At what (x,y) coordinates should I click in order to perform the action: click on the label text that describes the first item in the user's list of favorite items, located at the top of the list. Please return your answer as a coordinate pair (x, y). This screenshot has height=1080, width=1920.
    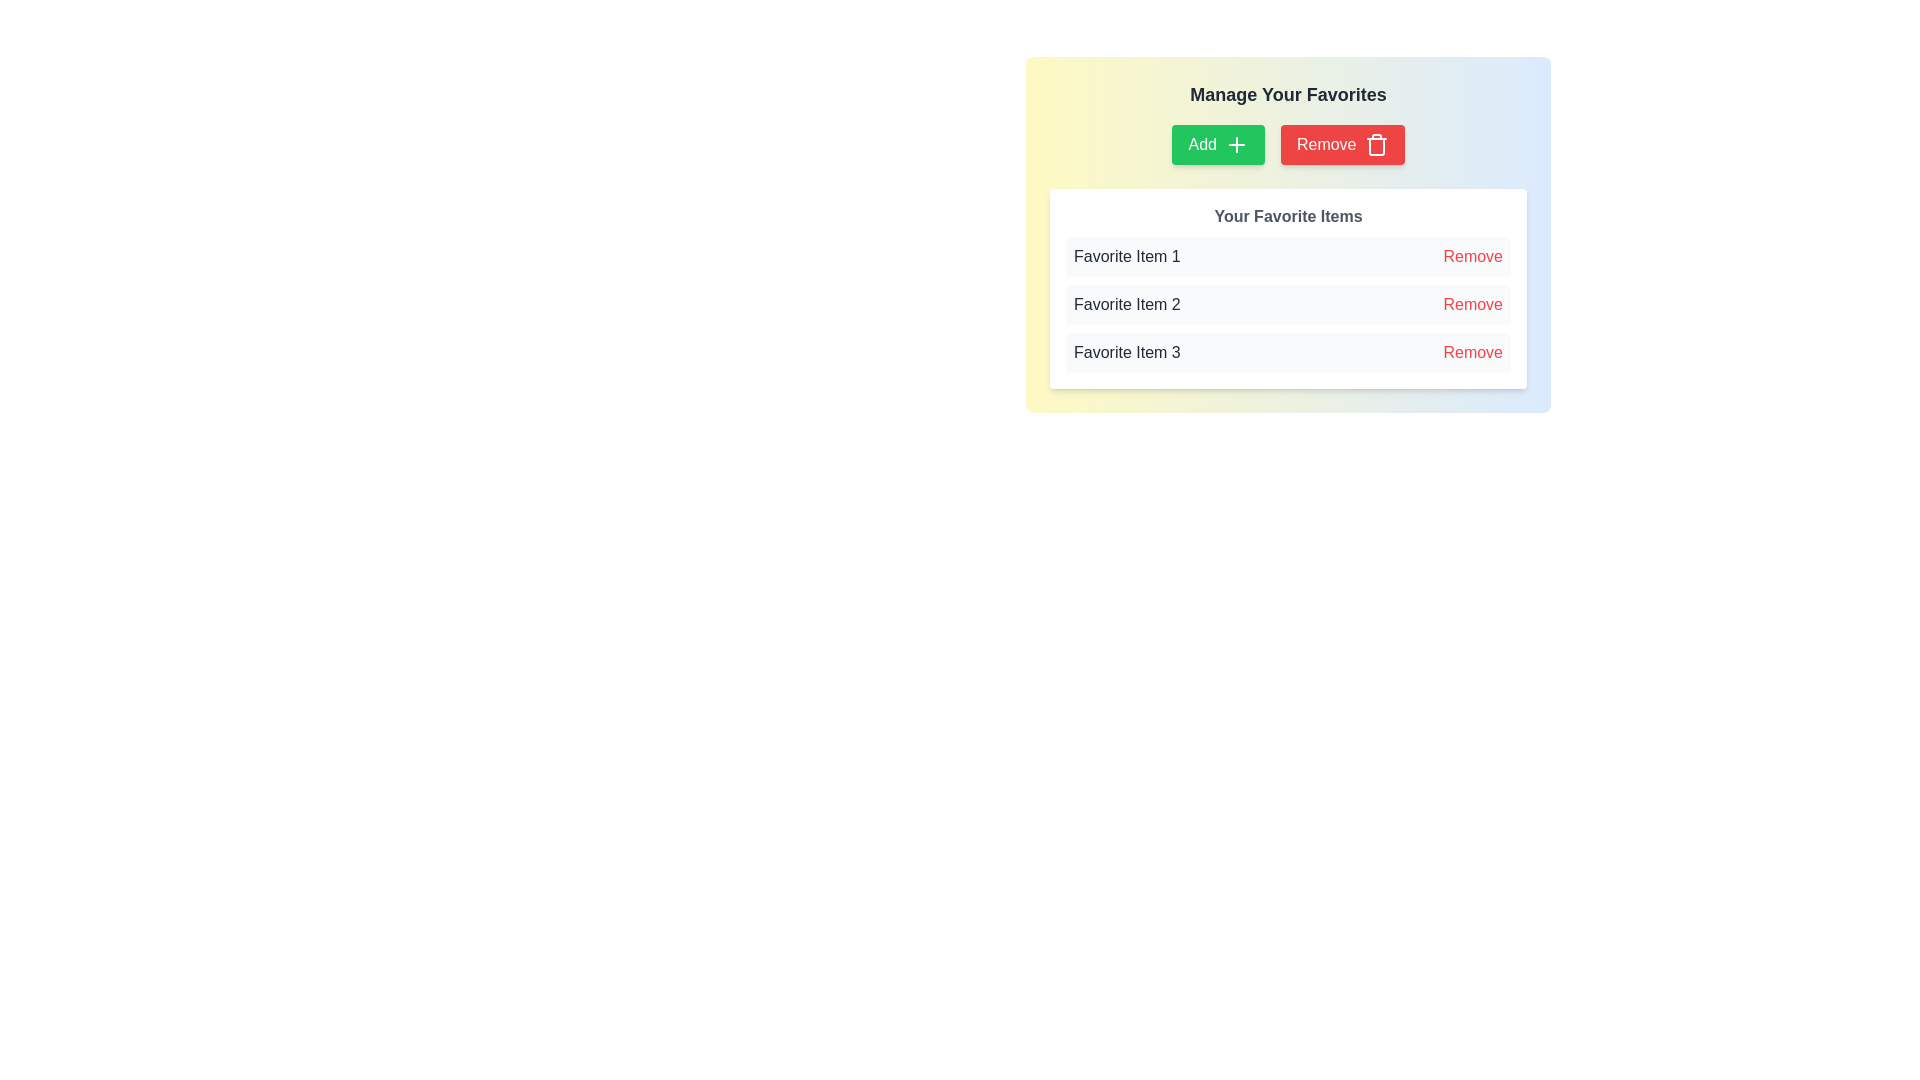
    Looking at the image, I should click on (1127, 256).